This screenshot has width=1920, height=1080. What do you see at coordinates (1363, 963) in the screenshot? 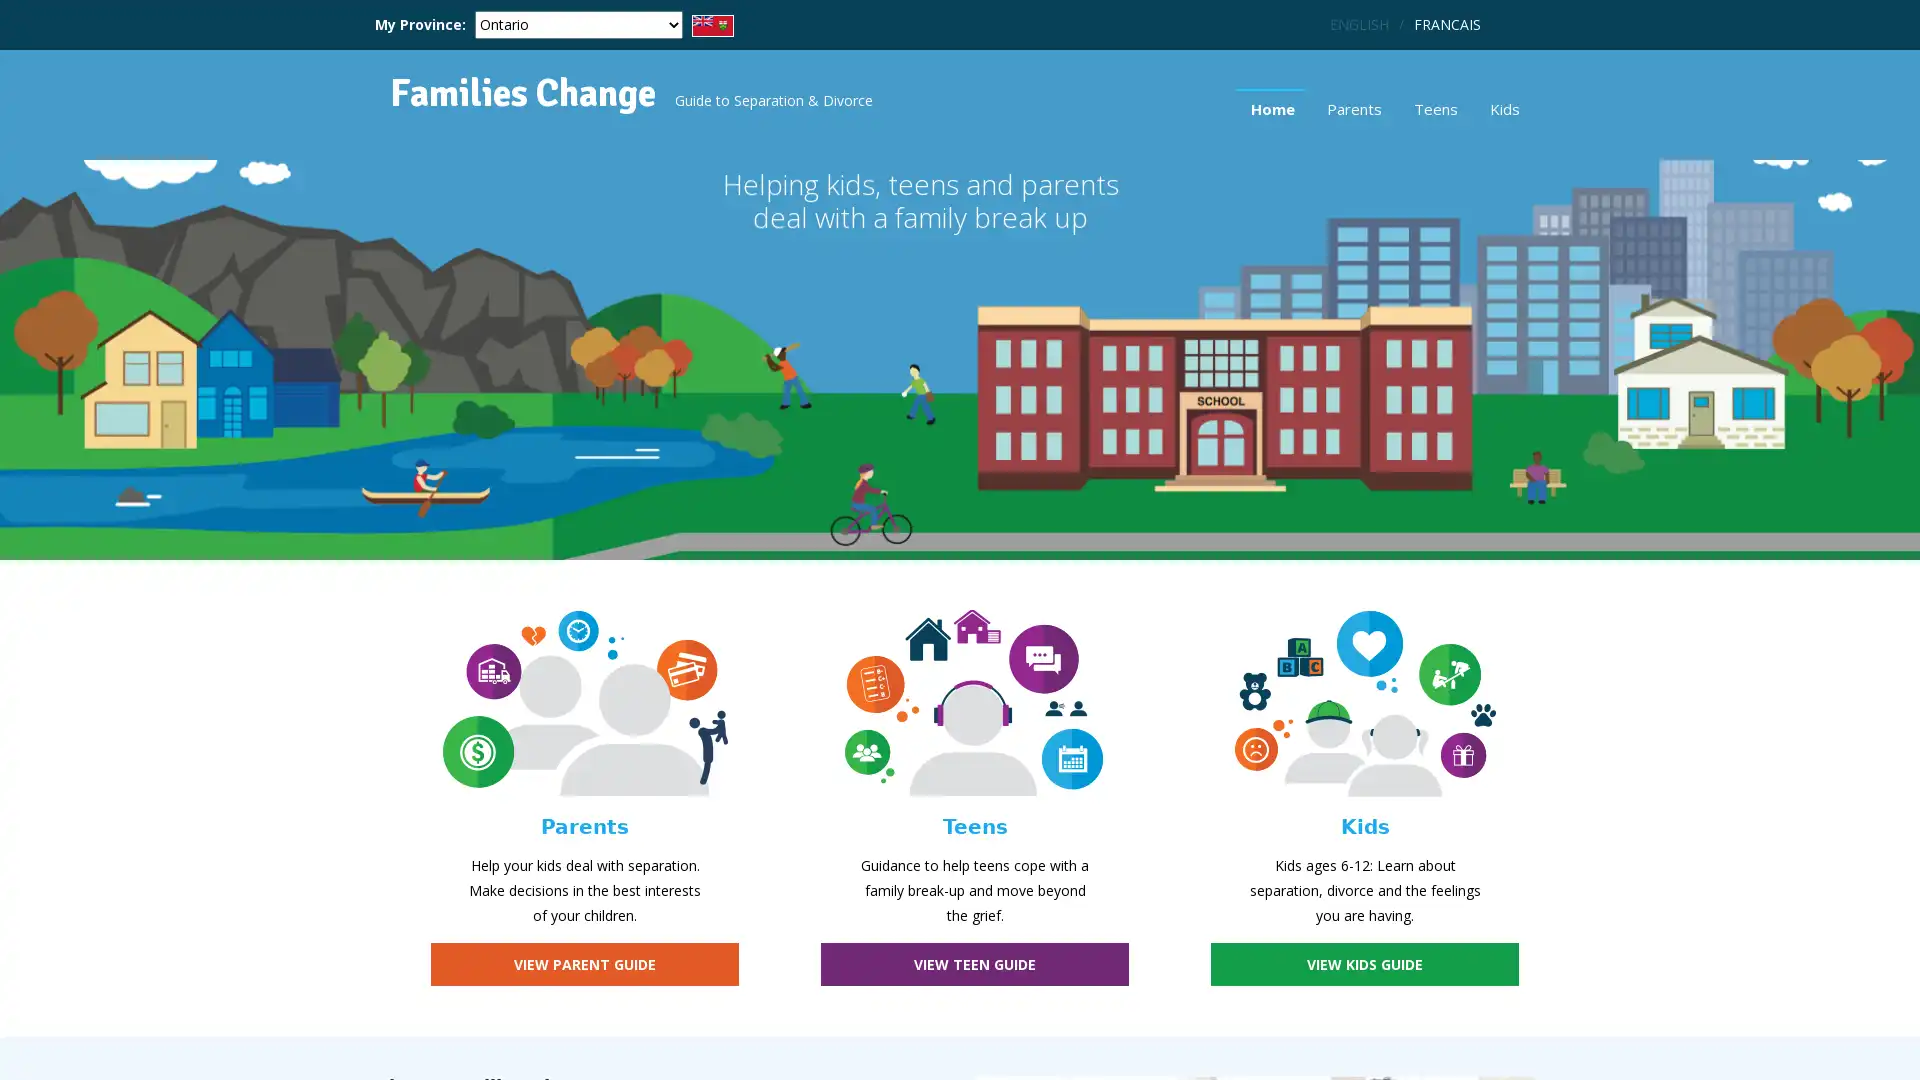
I see `VIEW KIDS GUIDE` at bounding box center [1363, 963].